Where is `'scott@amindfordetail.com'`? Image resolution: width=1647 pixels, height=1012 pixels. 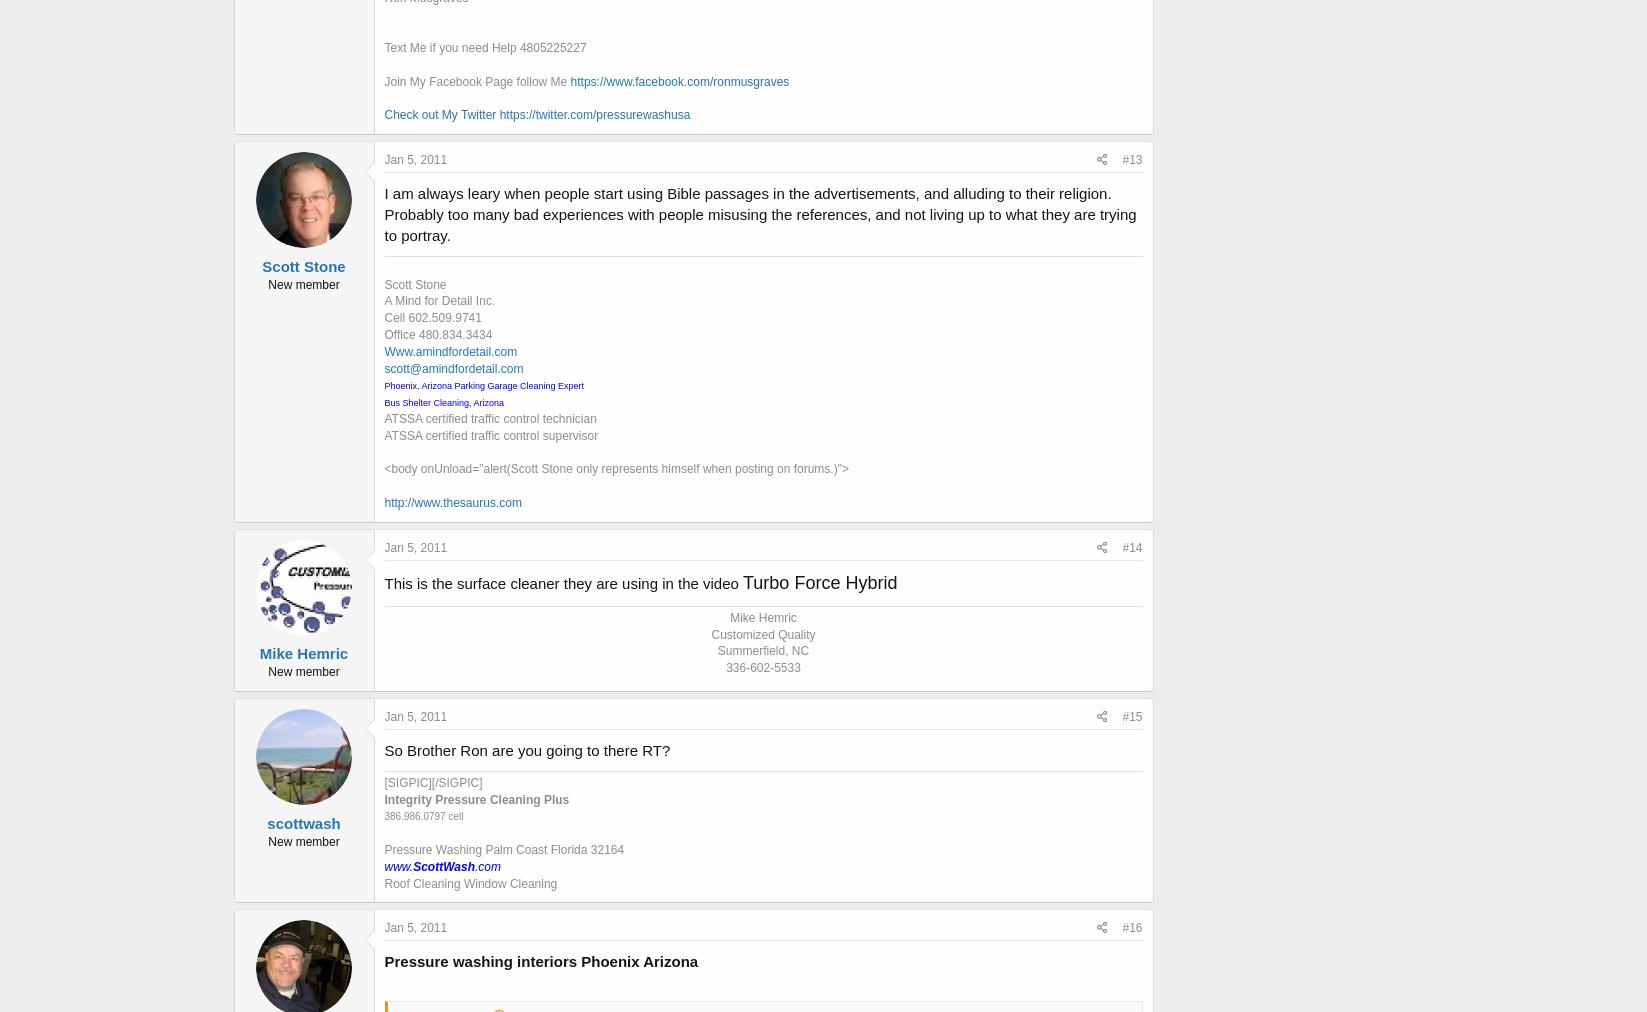 'scott@amindfordetail.com' is located at coordinates (453, 366).